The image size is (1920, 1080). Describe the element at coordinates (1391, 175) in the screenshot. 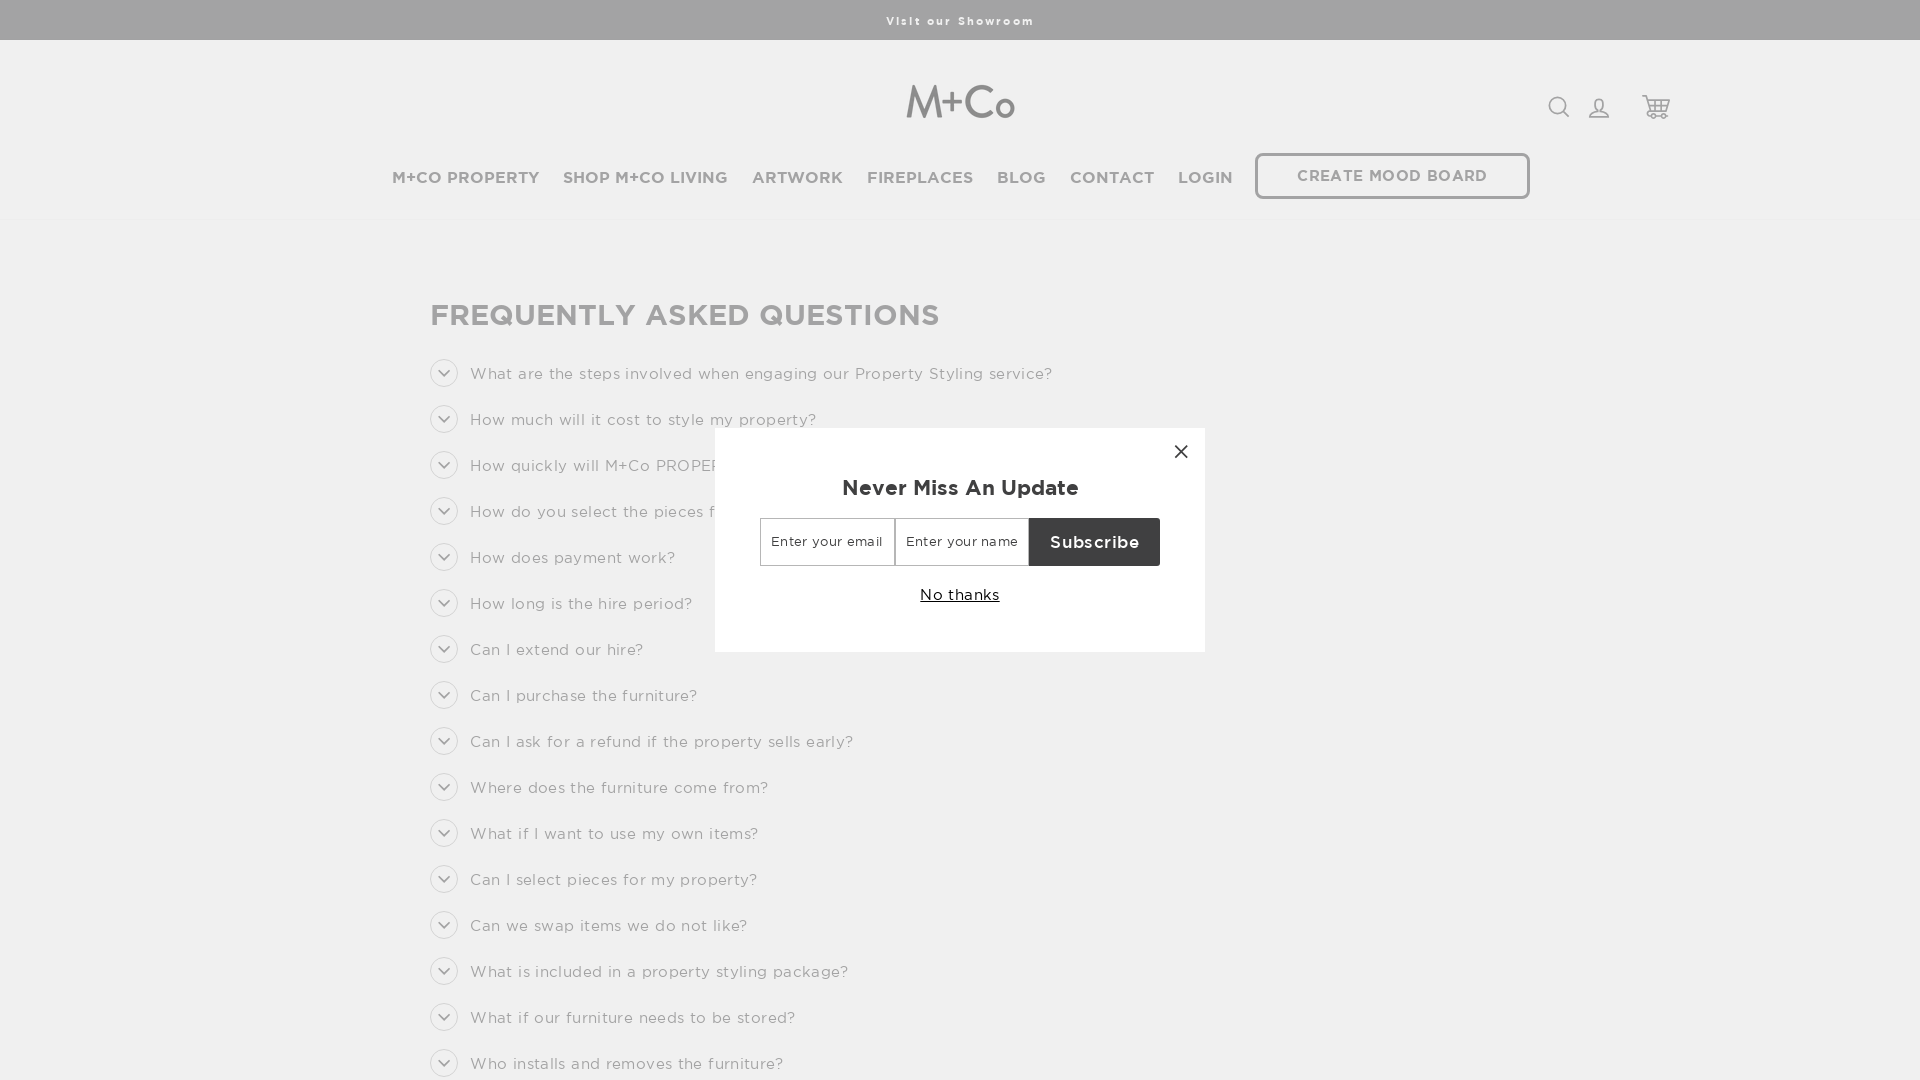

I see `'CREATE MOOD BOARD'` at that location.